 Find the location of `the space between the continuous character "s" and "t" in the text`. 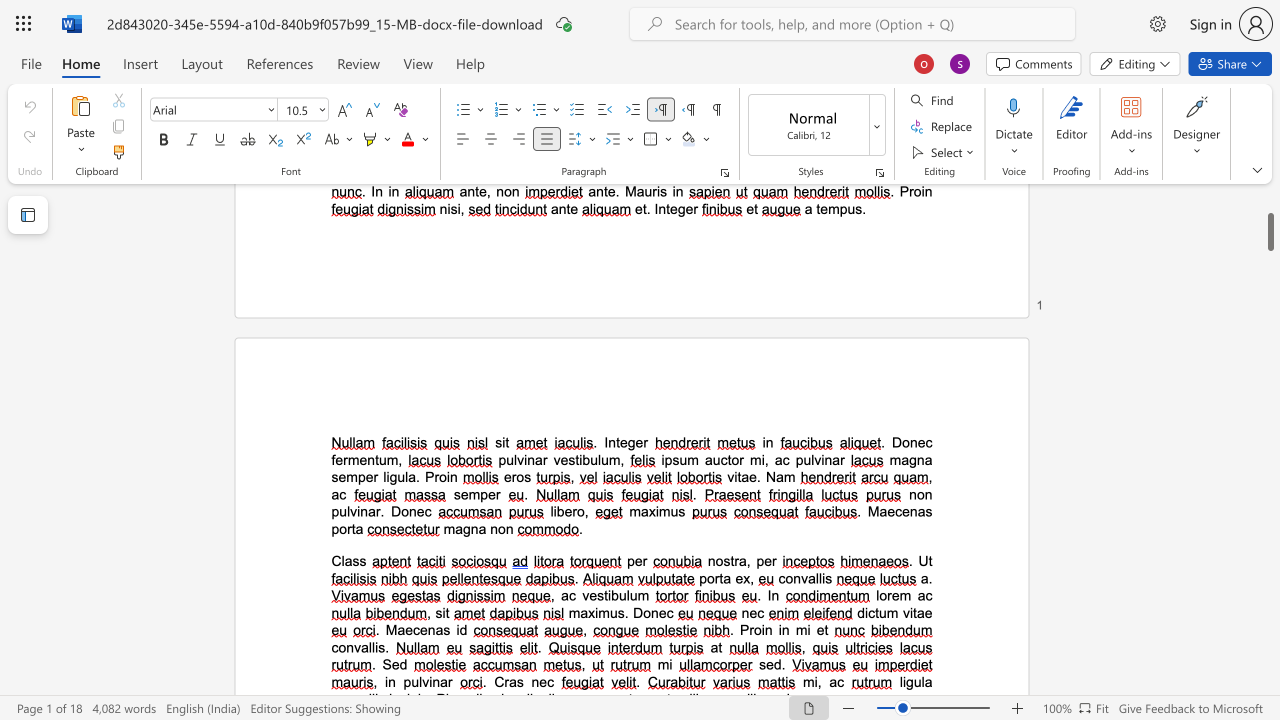

the space between the continuous character "s" and "t" in the text is located at coordinates (728, 561).